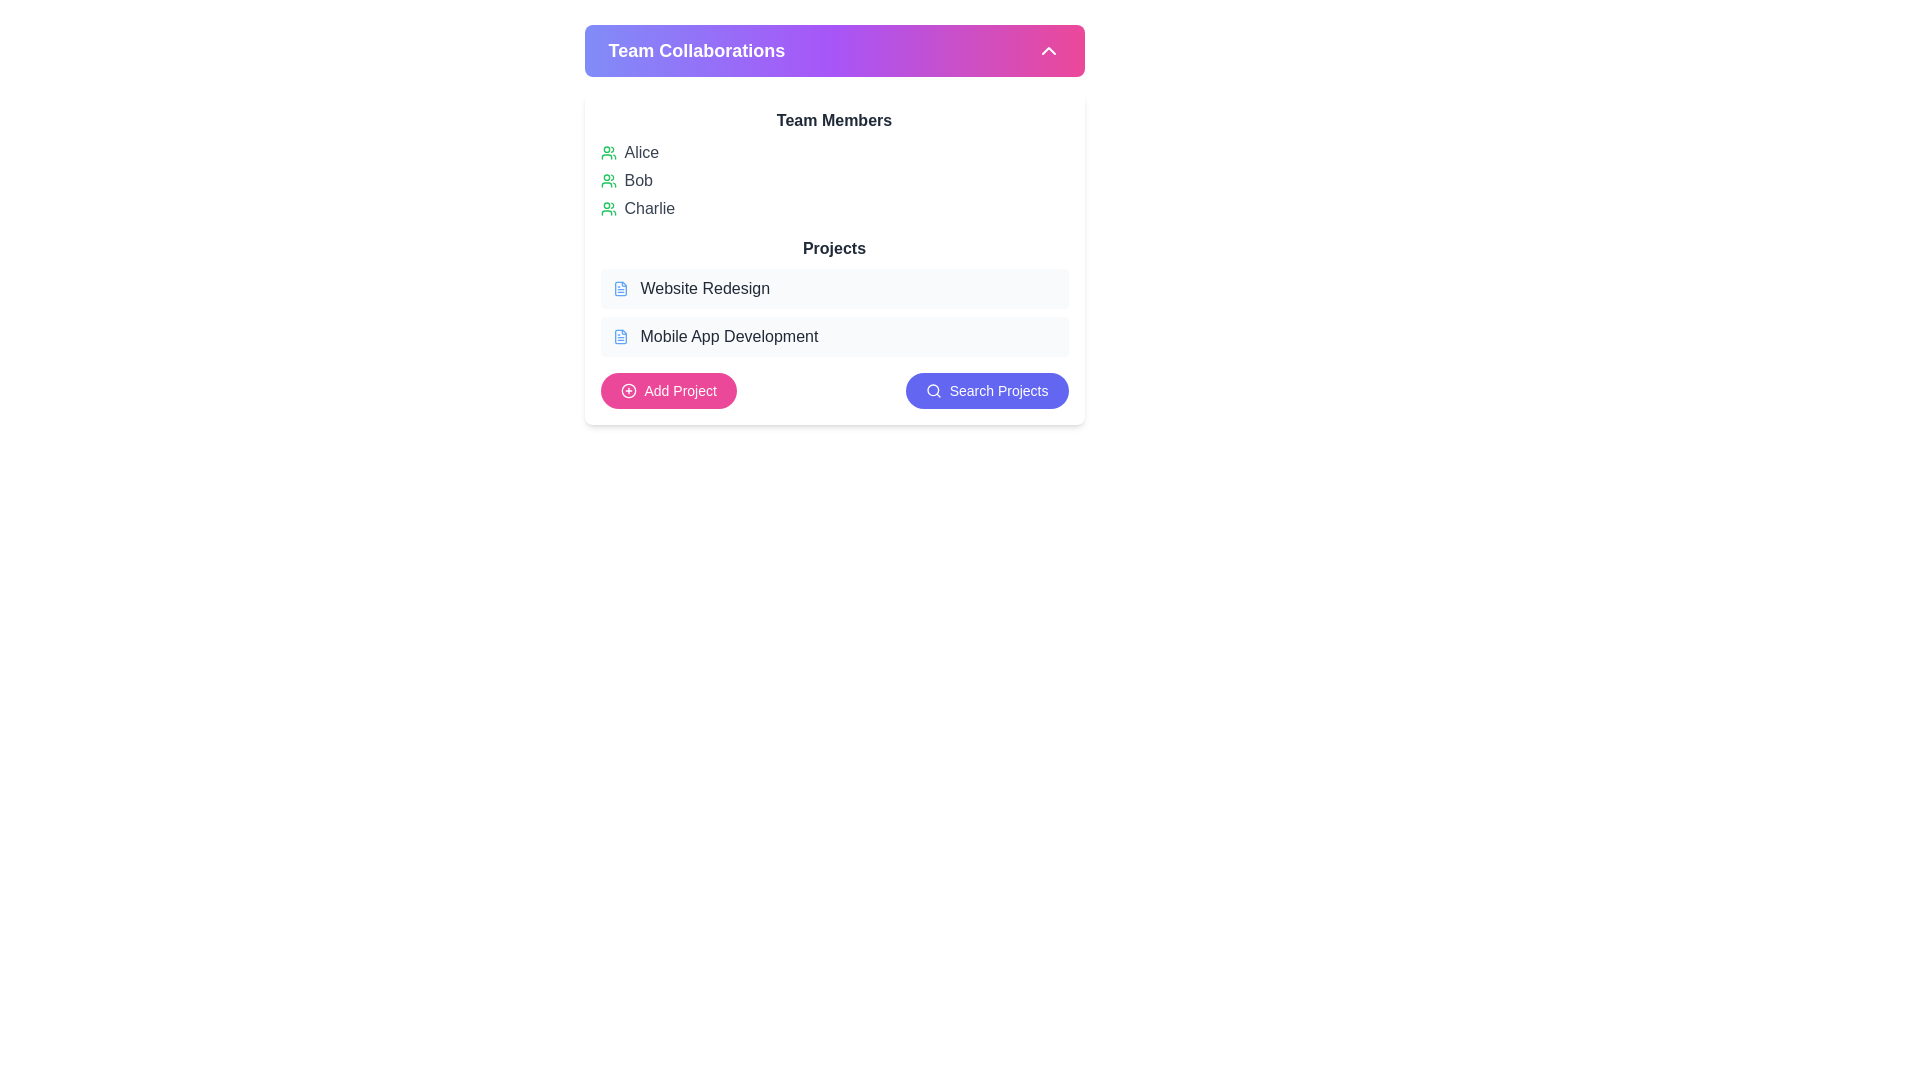 The height and width of the screenshot is (1080, 1920). What do you see at coordinates (668, 390) in the screenshot?
I see `the 'Add Project' button, which has a bright pink background and contains a white circular icon with a plus sign, located to the left of the 'Search Projects' button in the 'Projects' section under 'Team Collaborations'` at bounding box center [668, 390].